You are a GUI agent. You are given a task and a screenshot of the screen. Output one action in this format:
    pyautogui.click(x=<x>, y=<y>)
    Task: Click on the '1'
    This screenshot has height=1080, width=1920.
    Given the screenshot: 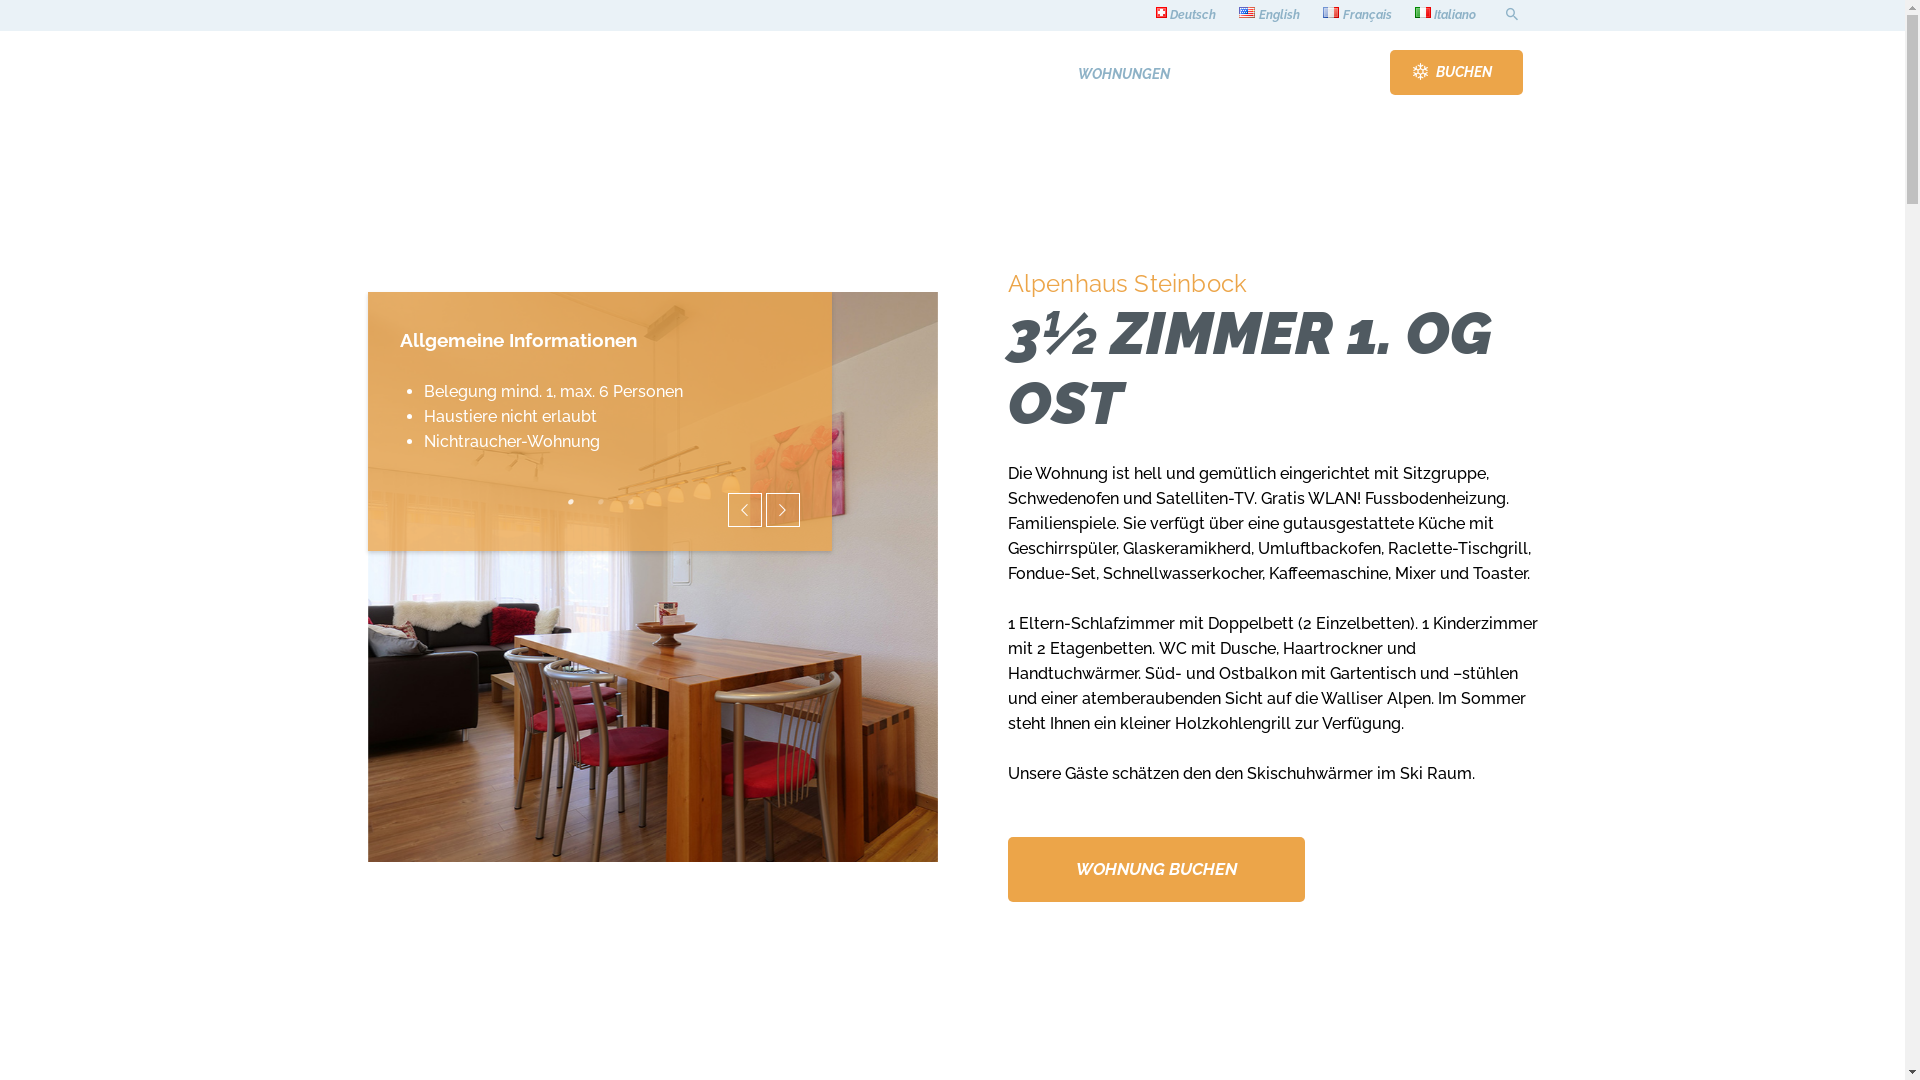 What is the action you would take?
    pyautogui.click(x=569, y=500)
    